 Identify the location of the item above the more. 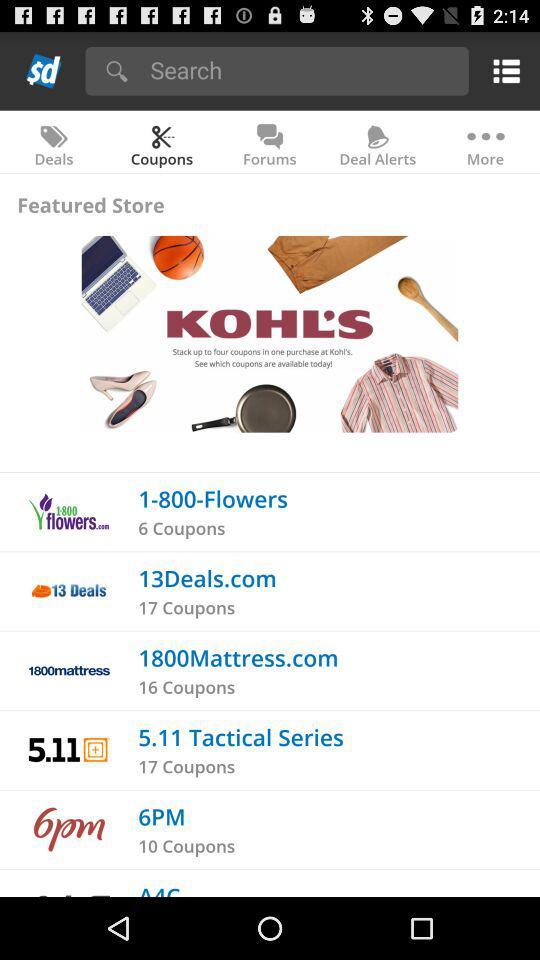
(502, 70).